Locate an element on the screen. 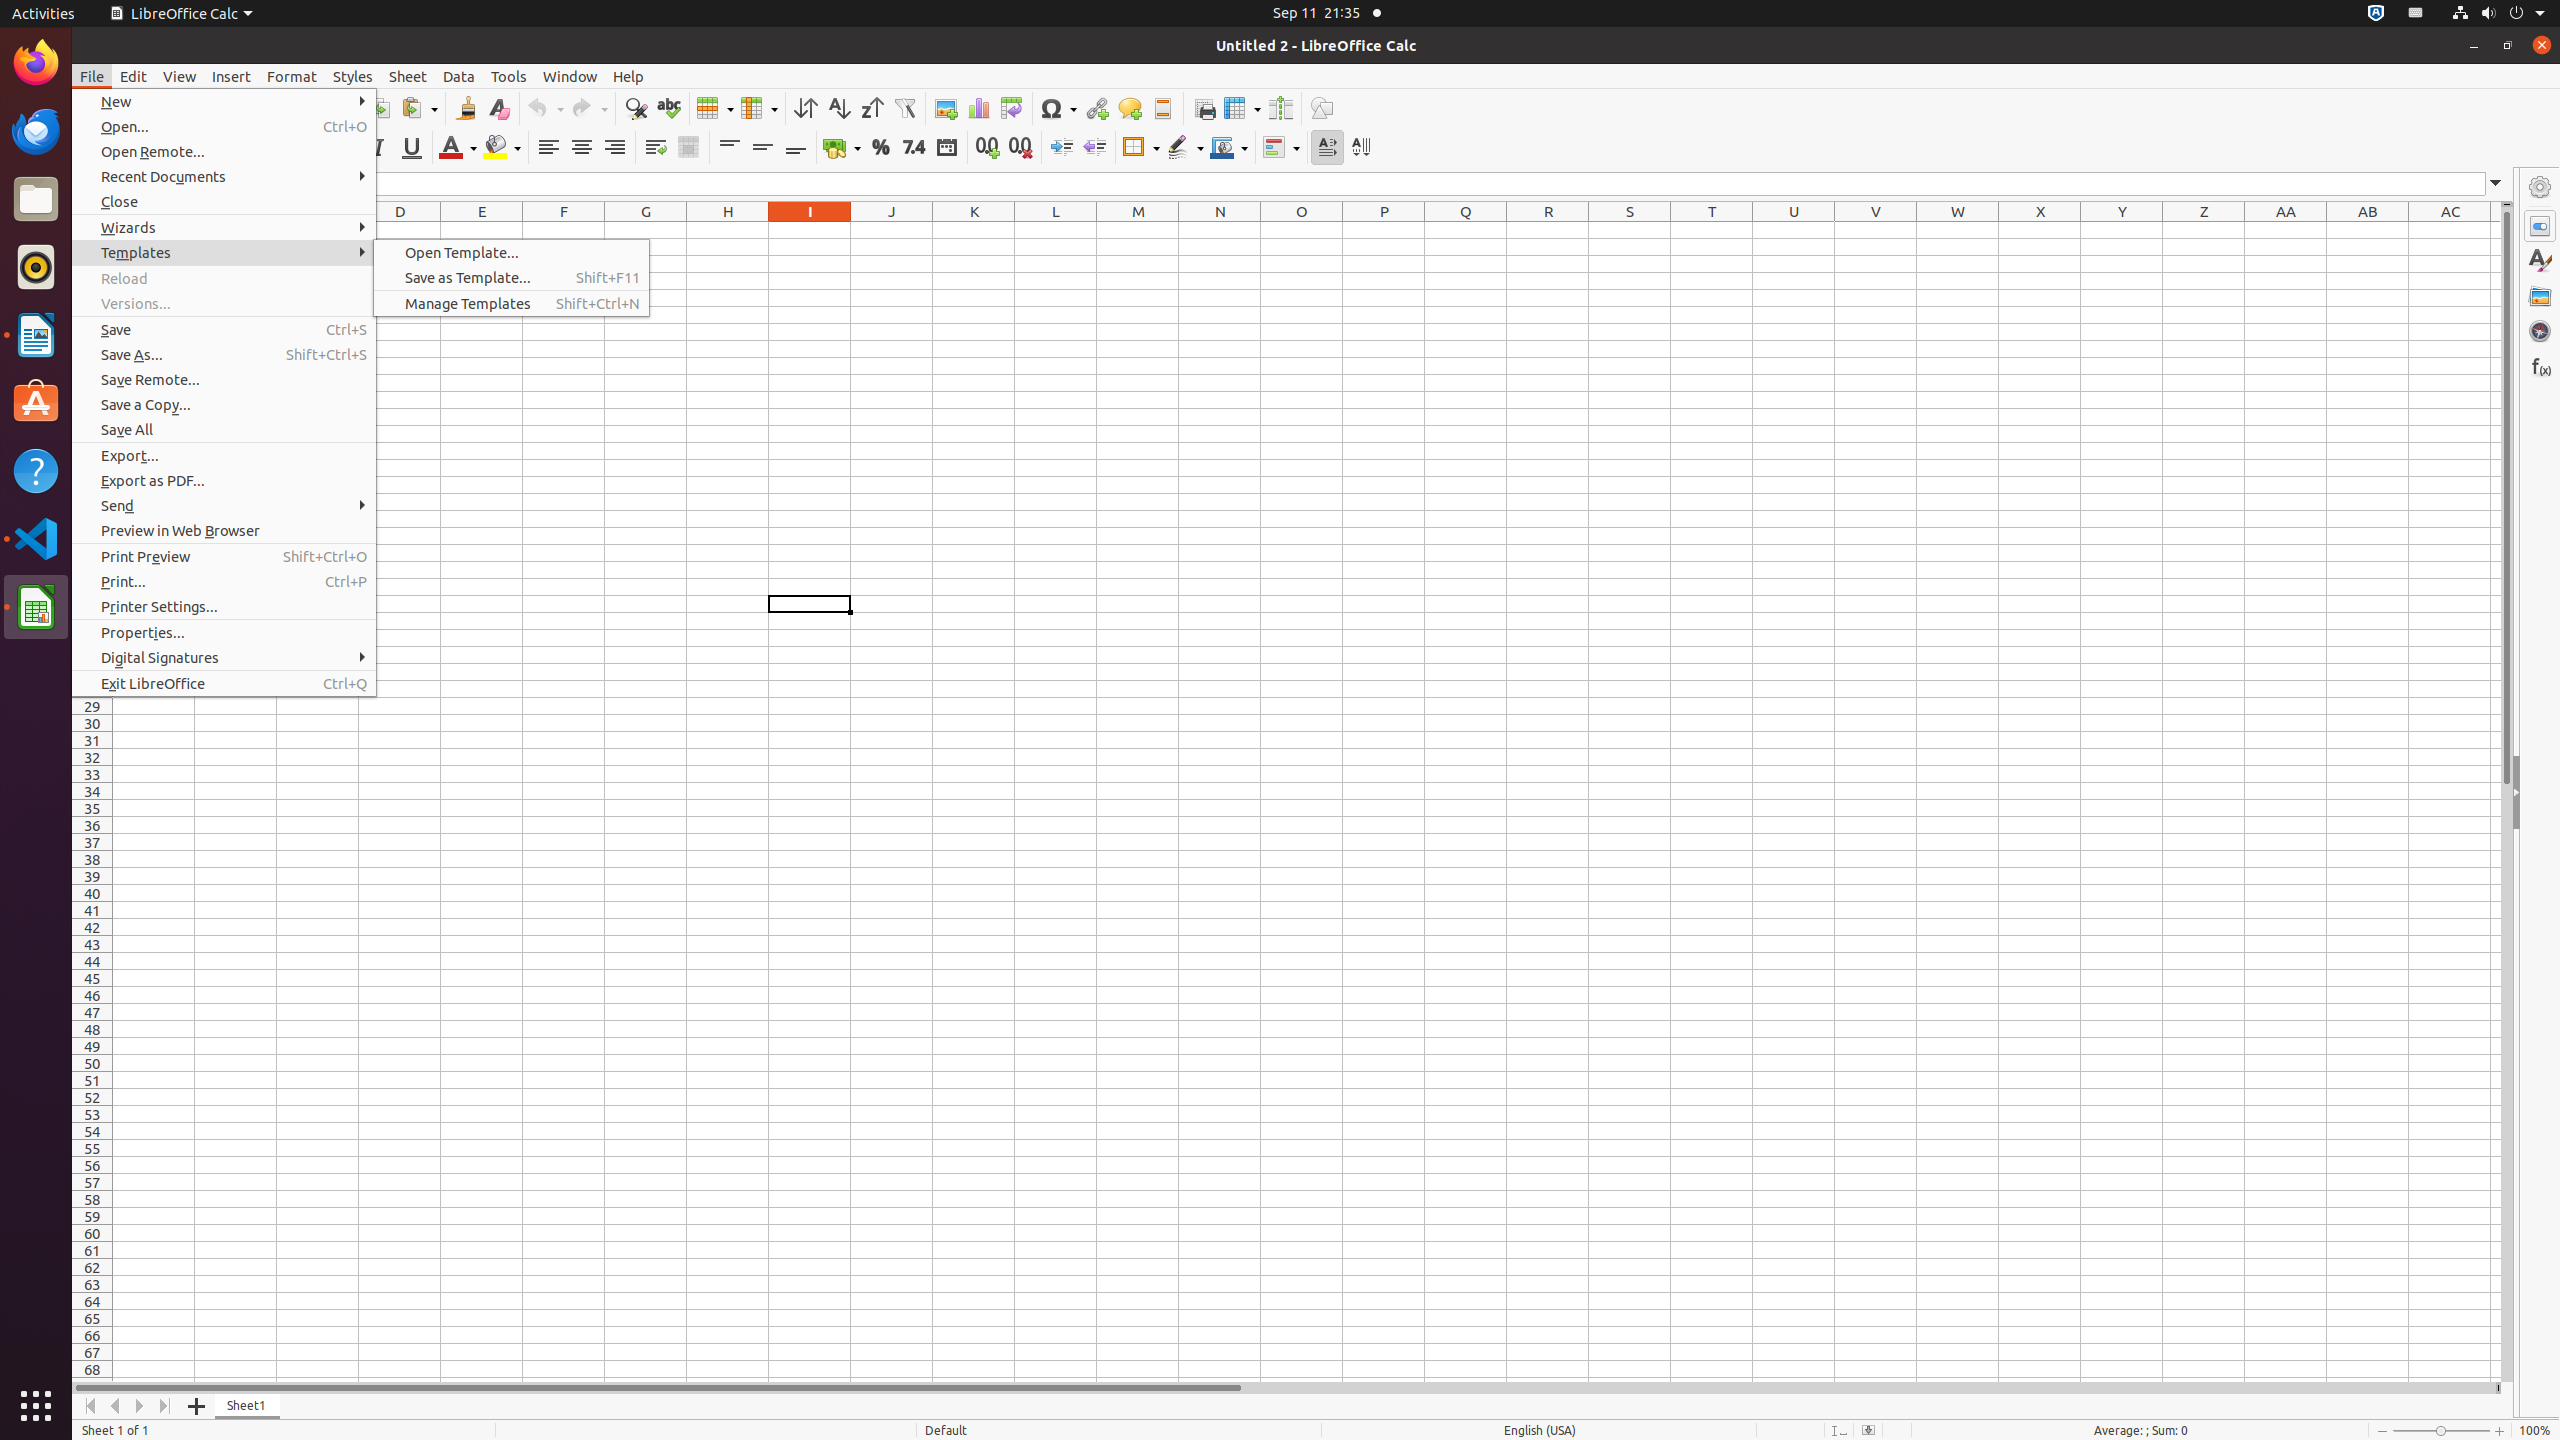  'H1' is located at coordinates (727, 229).